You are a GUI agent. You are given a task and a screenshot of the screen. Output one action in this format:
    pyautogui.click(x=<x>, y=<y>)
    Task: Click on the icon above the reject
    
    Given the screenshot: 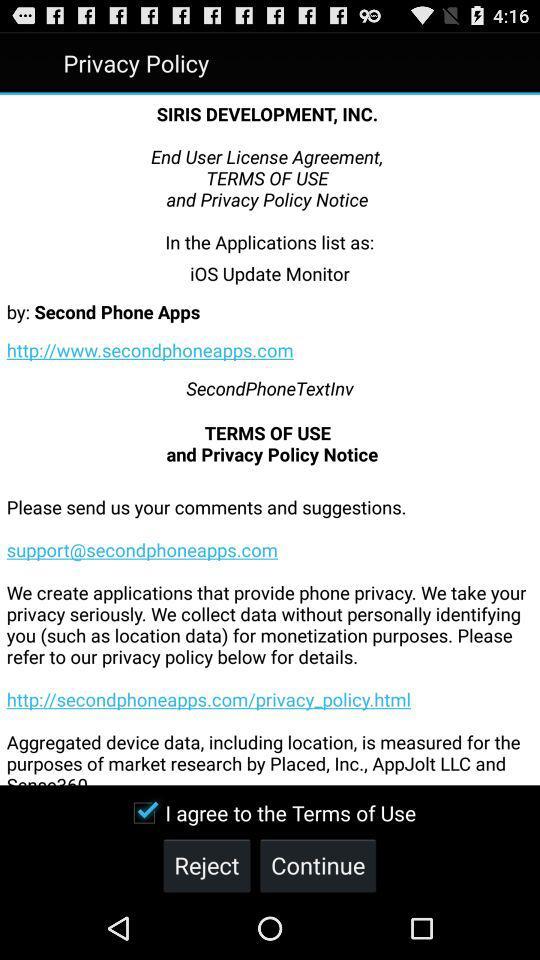 What is the action you would take?
    pyautogui.click(x=269, y=813)
    